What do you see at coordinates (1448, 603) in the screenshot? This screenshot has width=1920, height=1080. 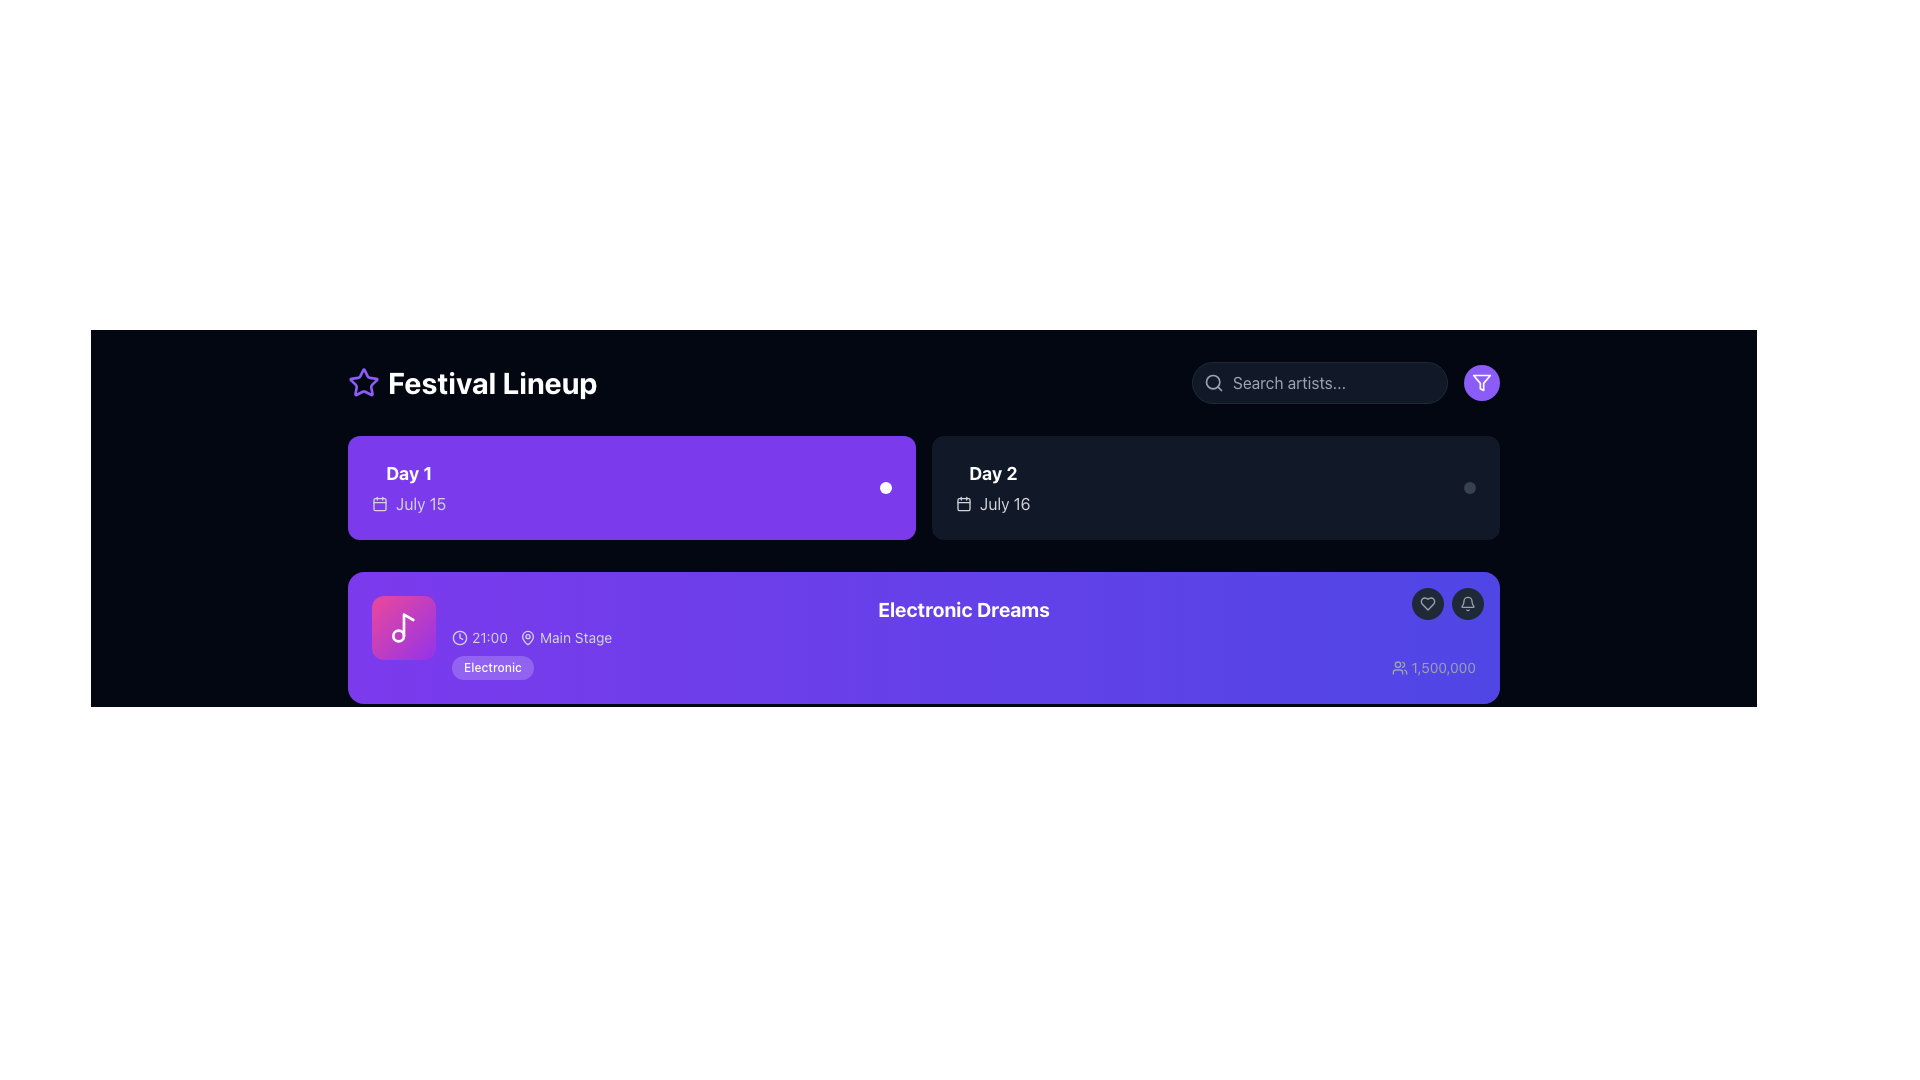 I see `the keyboard navigation on the circular button with a gradient background and a bell icon, located on the right side of the 'Electronic Dreams' card in the 'Festival Lineup' section` at bounding box center [1448, 603].